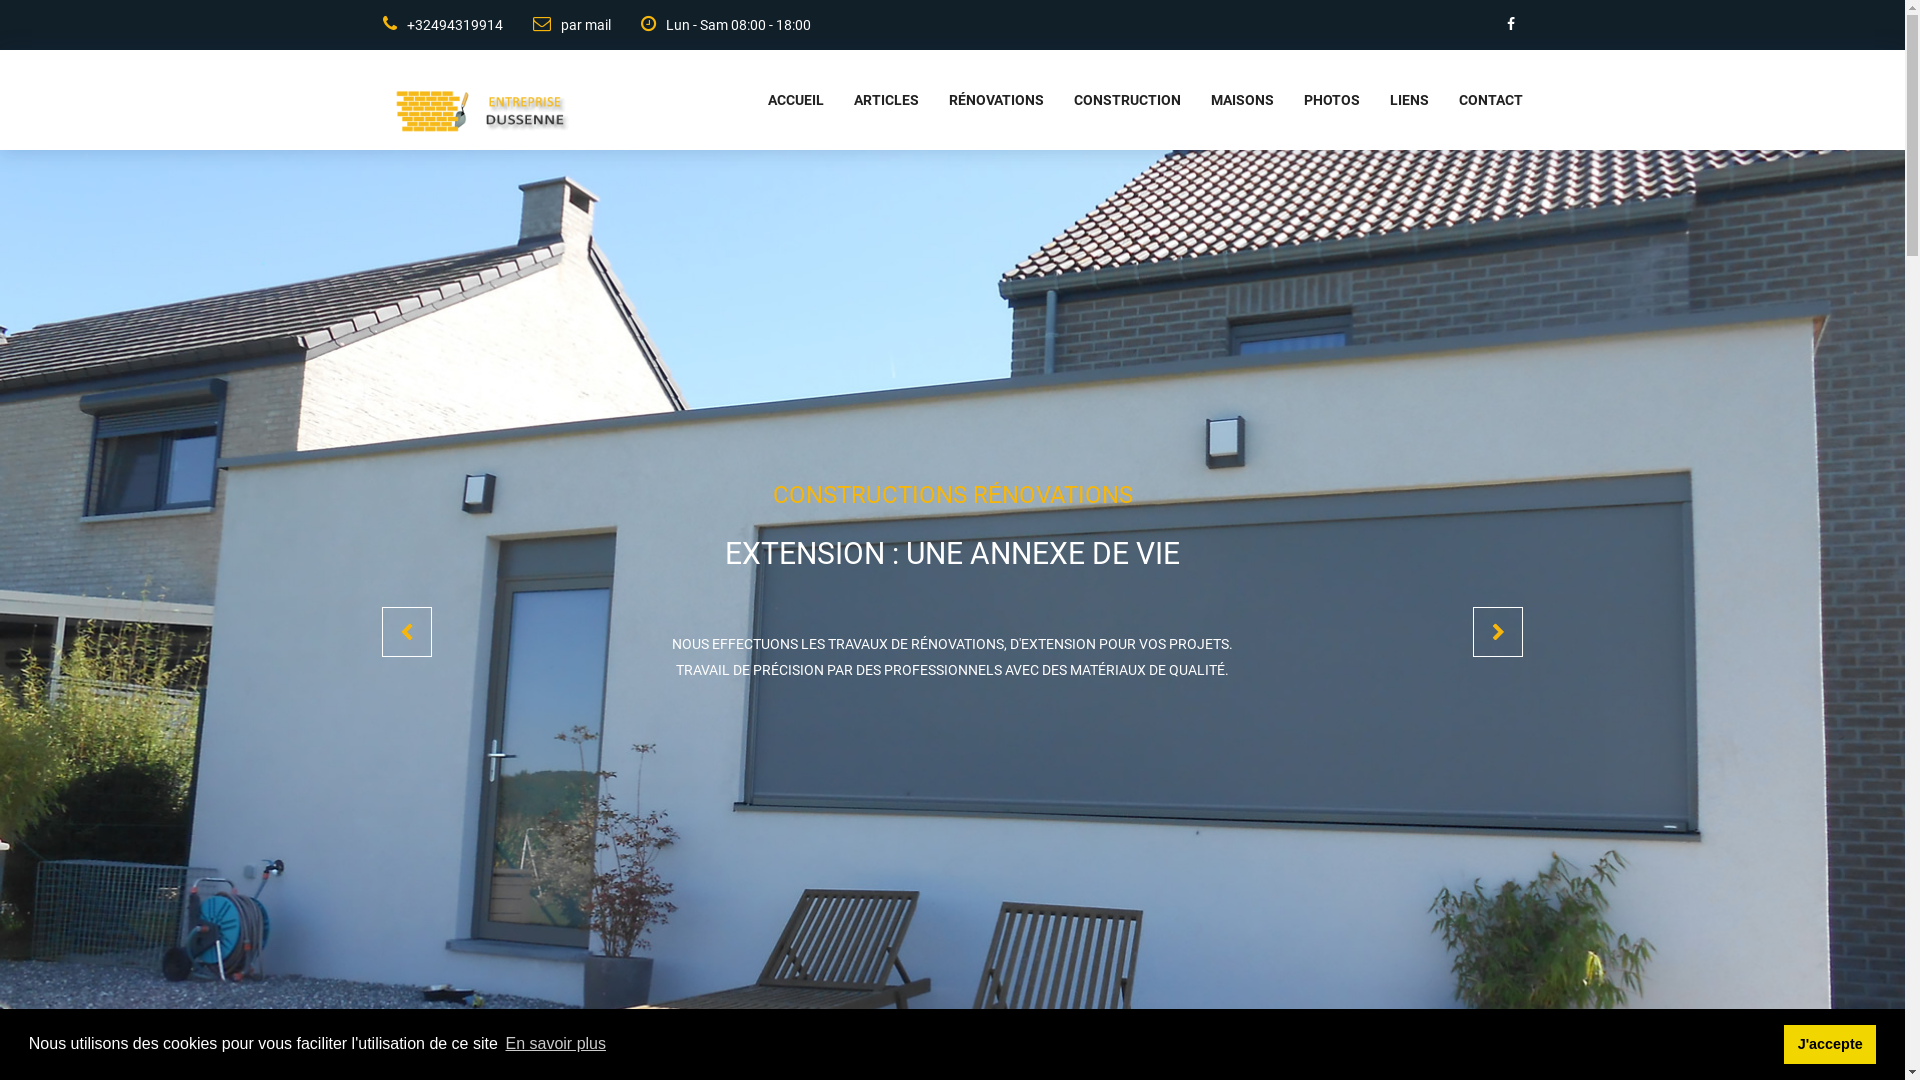 The width and height of the screenshot is (1920, 1080). What do you see at coordinates (737, 100) in the screenshot?
I see `'ACCUEIL'` at bounding box center [737, 100].